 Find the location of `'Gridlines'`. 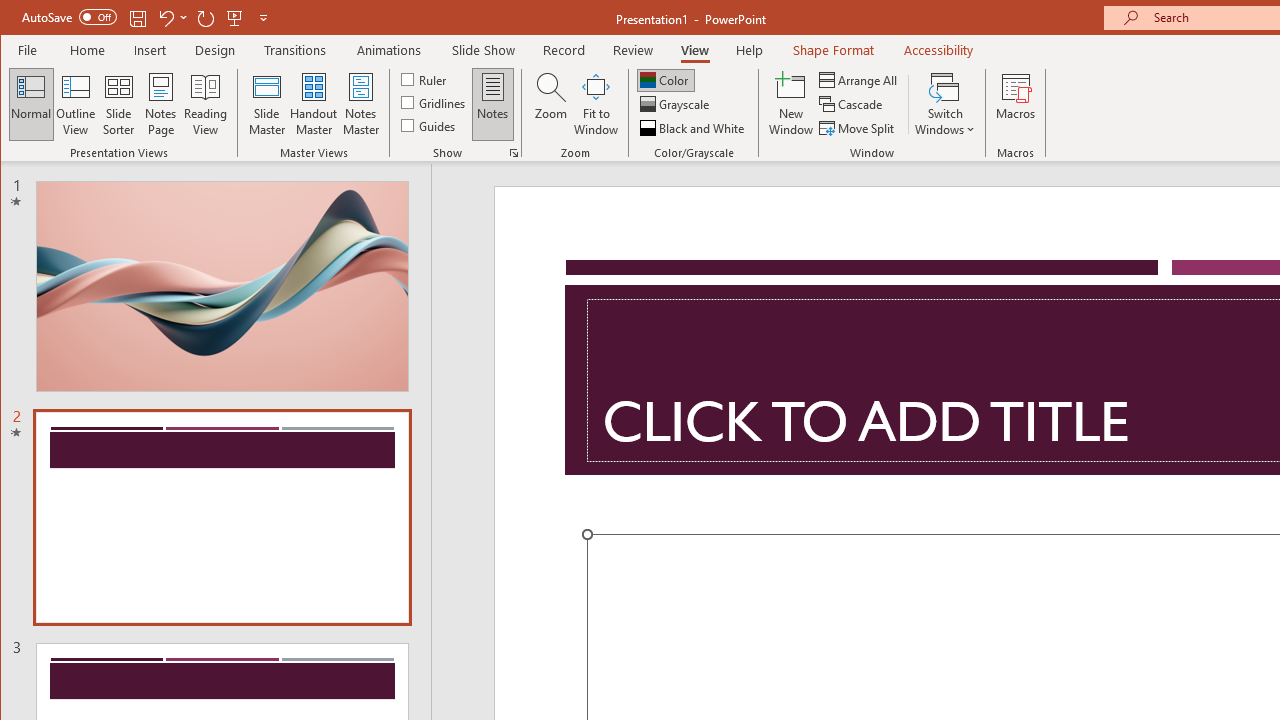

'Gridlines' is located at coordinates (434, 102).